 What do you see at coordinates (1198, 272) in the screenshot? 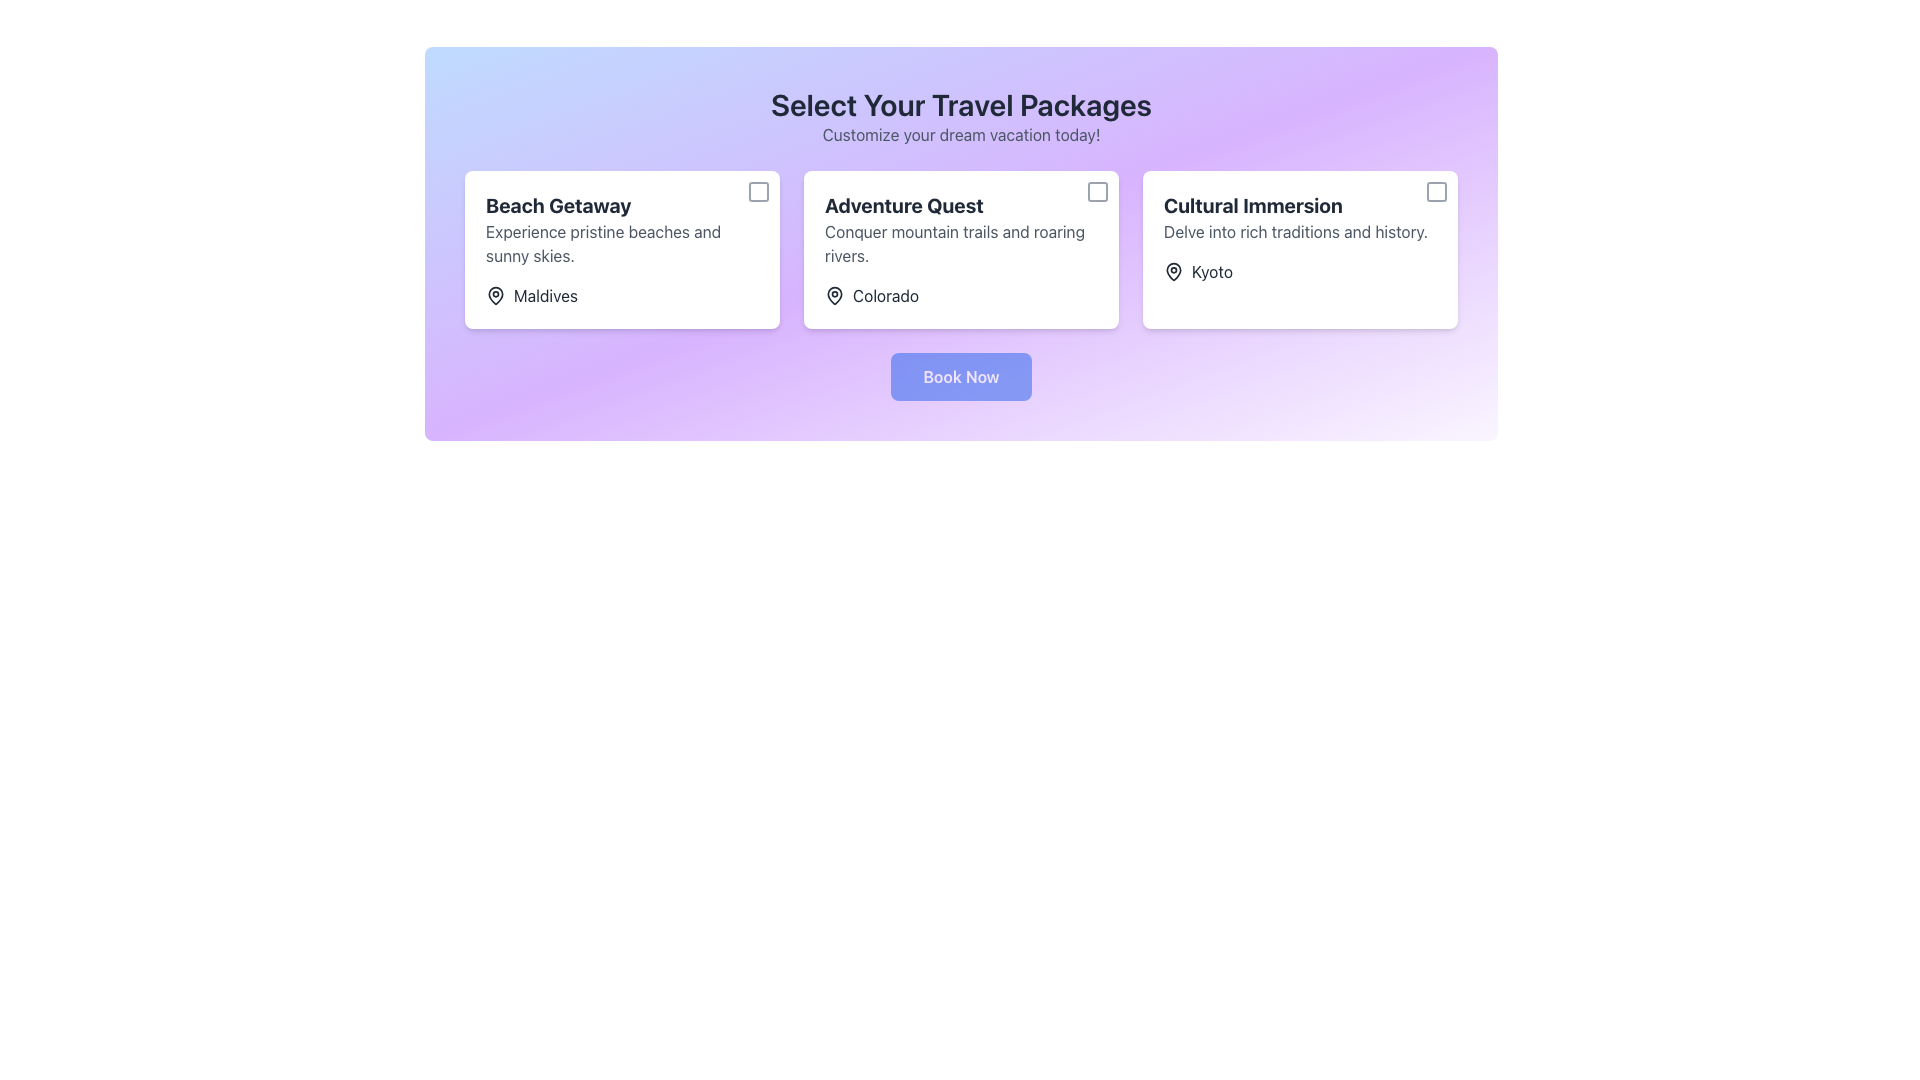
I see `the text element located at the bottom of the 'Cultural Immersion' card, directly below the descriptive text 'Delve into rich traditions and history.'` at bounding box center [1198, 272].